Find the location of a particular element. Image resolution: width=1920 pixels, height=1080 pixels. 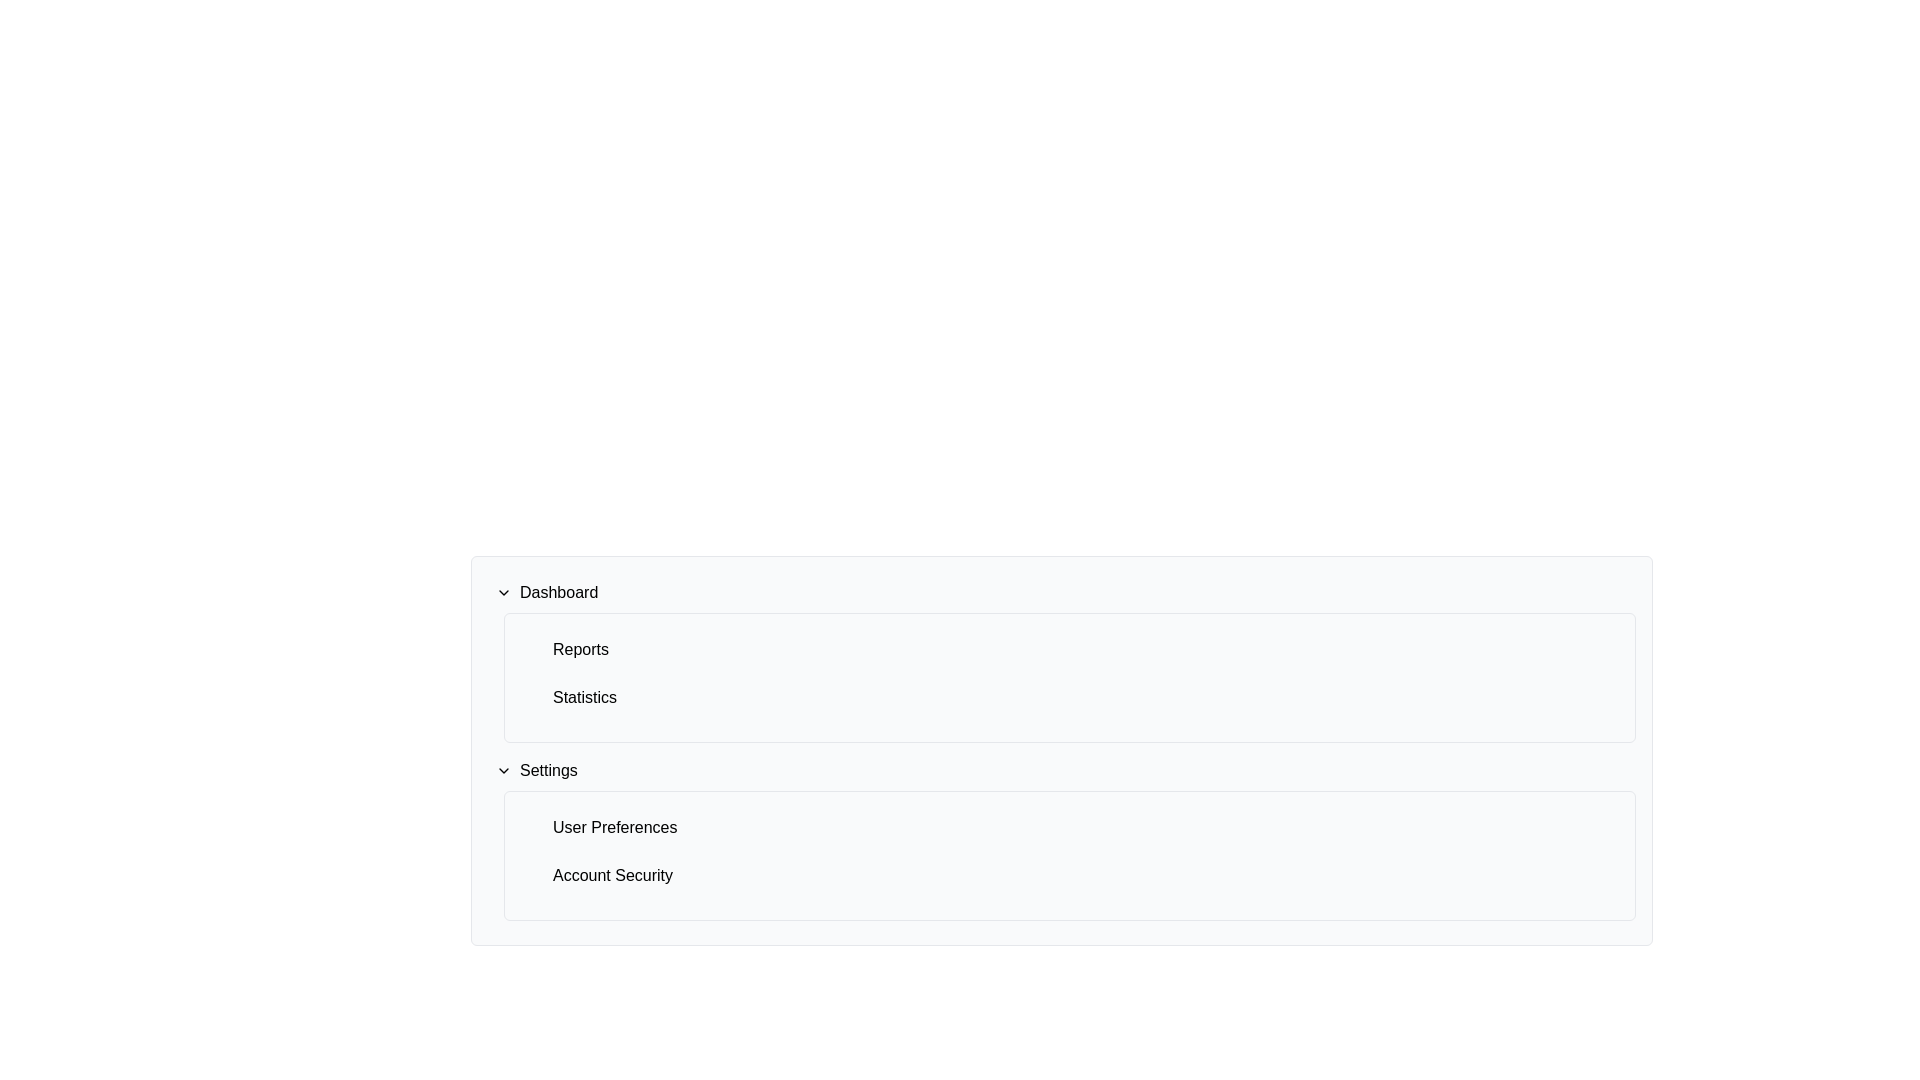

the 'Statistics' text label, which is displayed in black font and located below the 'Reports' label in the 'Dashboard' section is located at coordinates (584, 697).